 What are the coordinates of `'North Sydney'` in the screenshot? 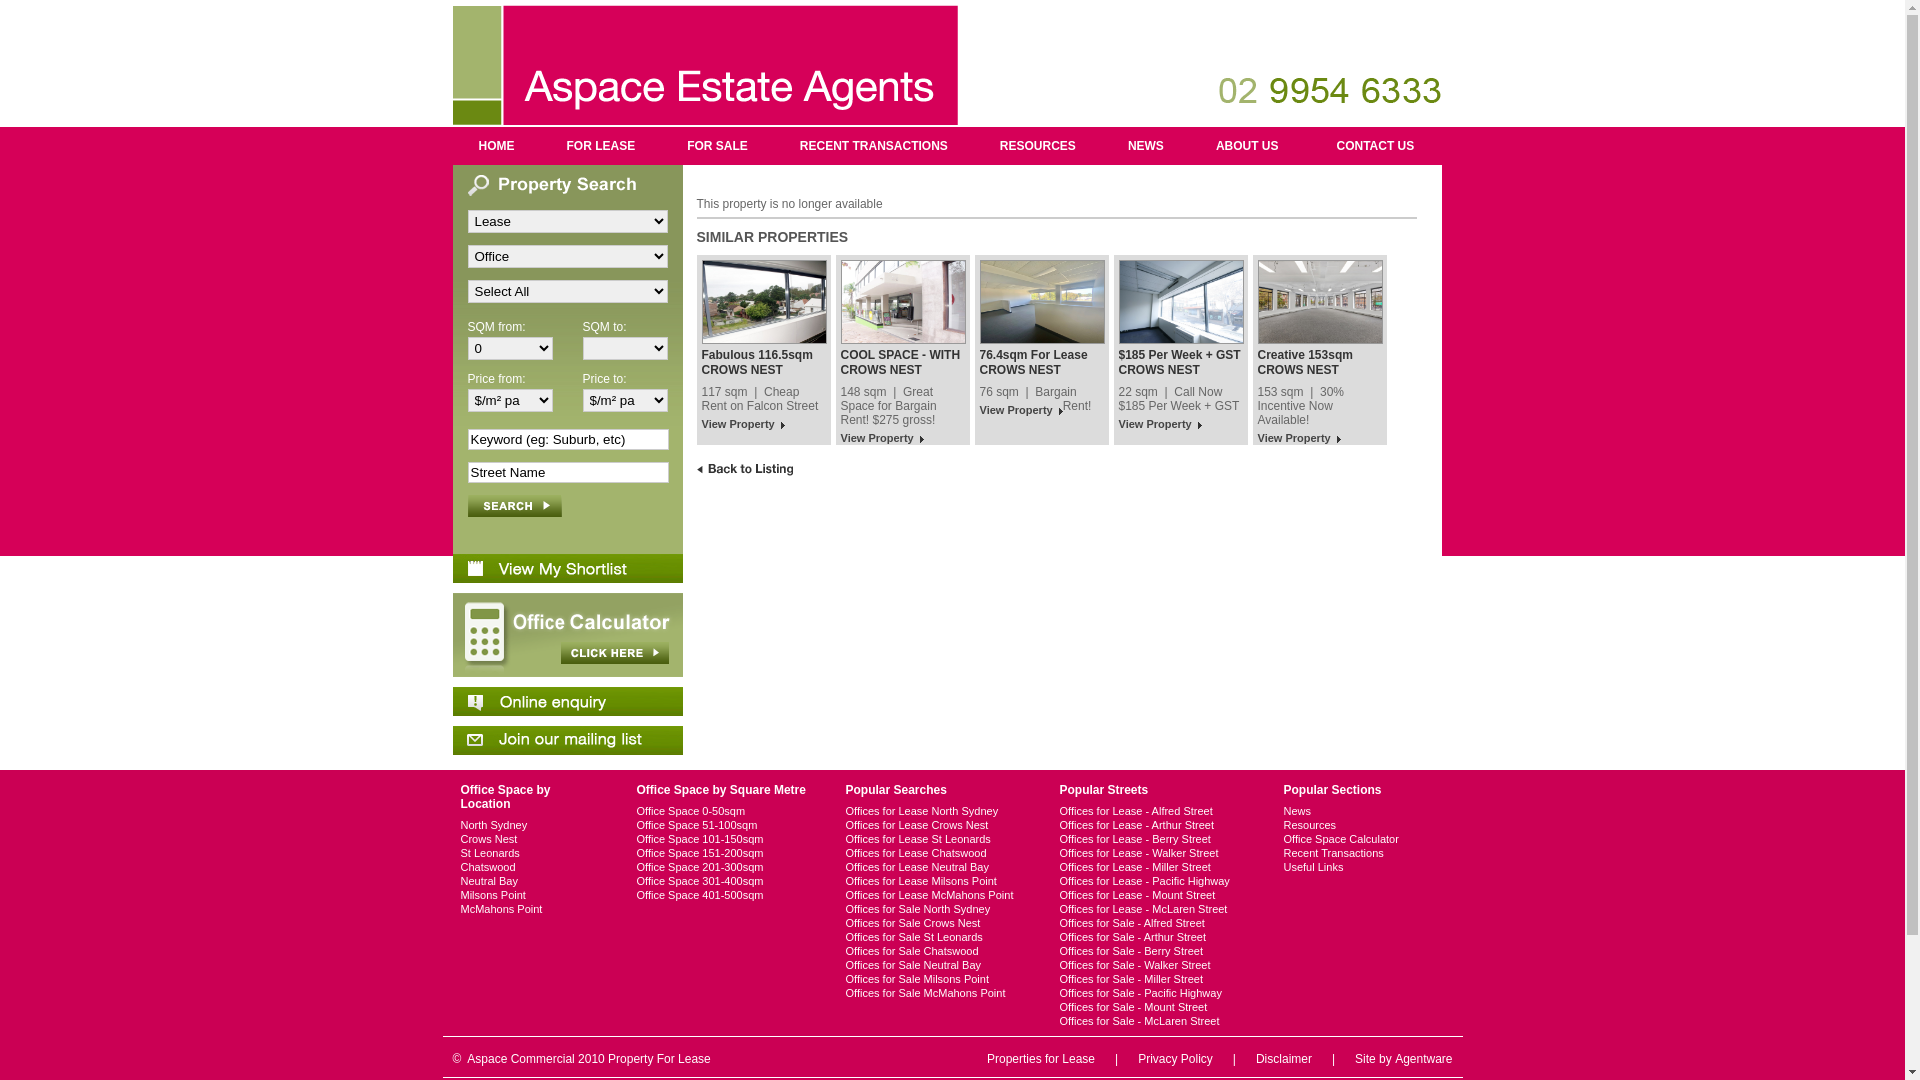 It's located at (531, 825).